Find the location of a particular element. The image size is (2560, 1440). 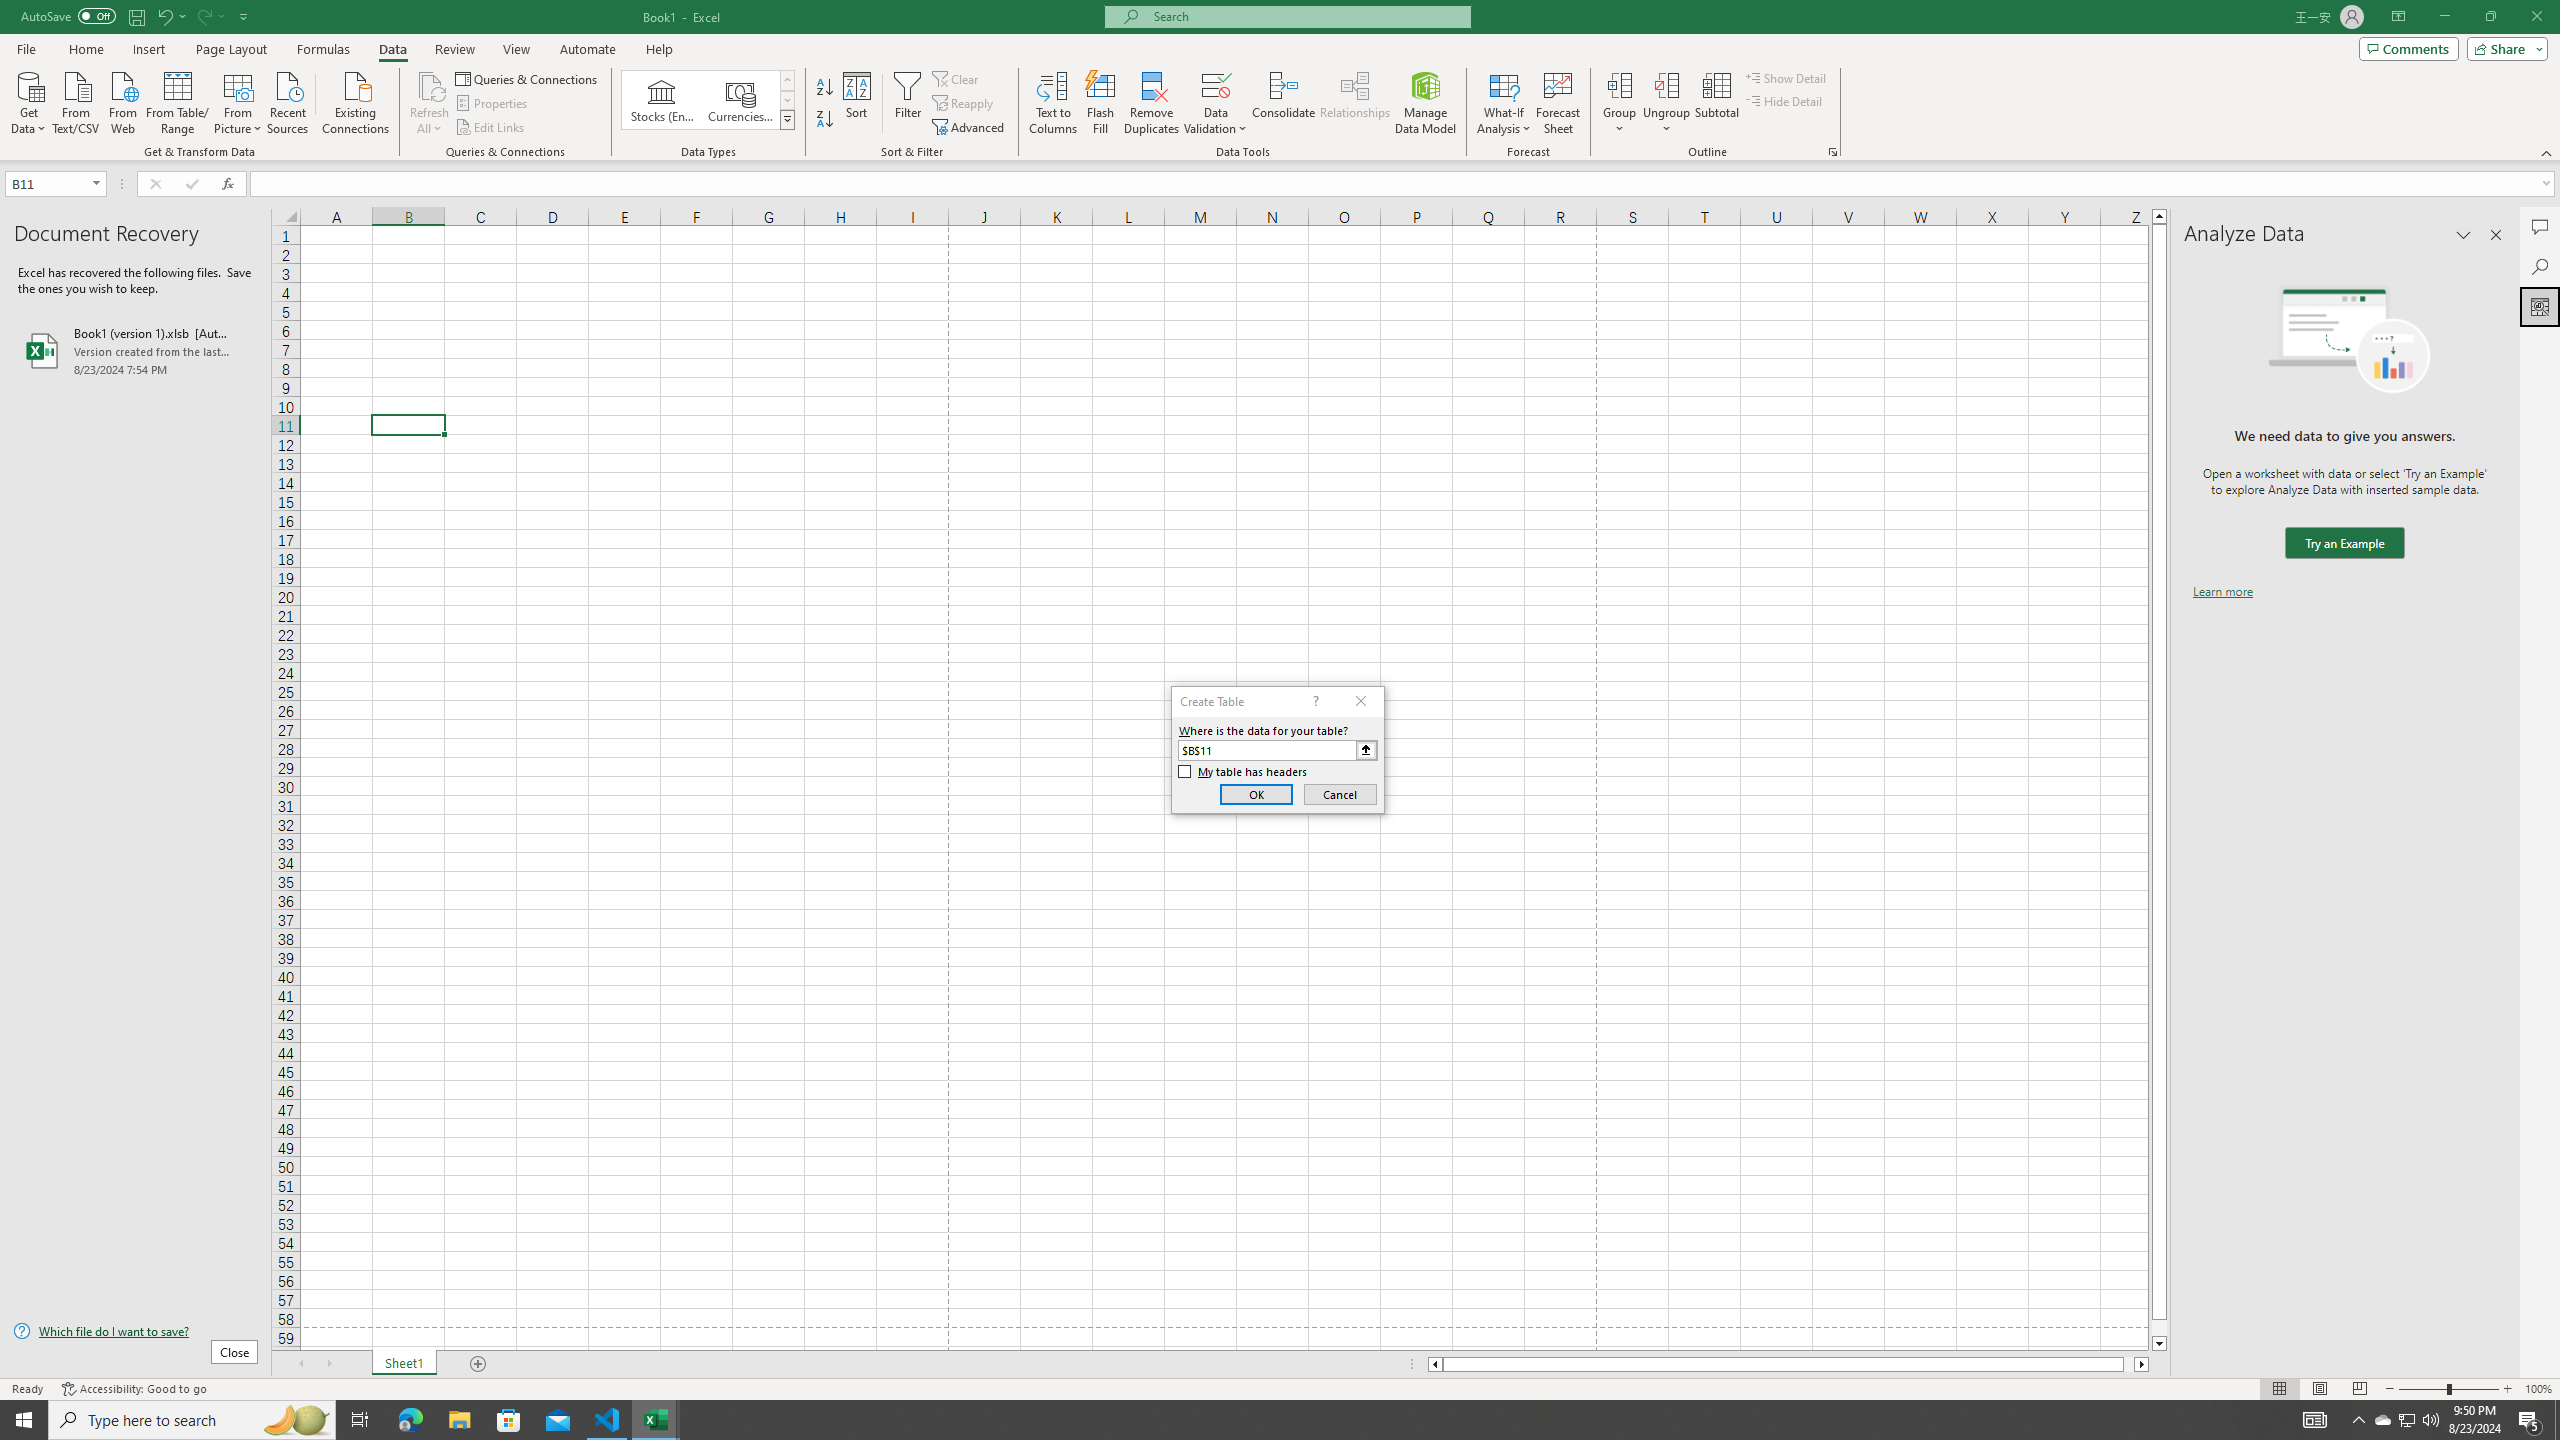

'Manage Data Model' is located at coordinates (1424, 103).